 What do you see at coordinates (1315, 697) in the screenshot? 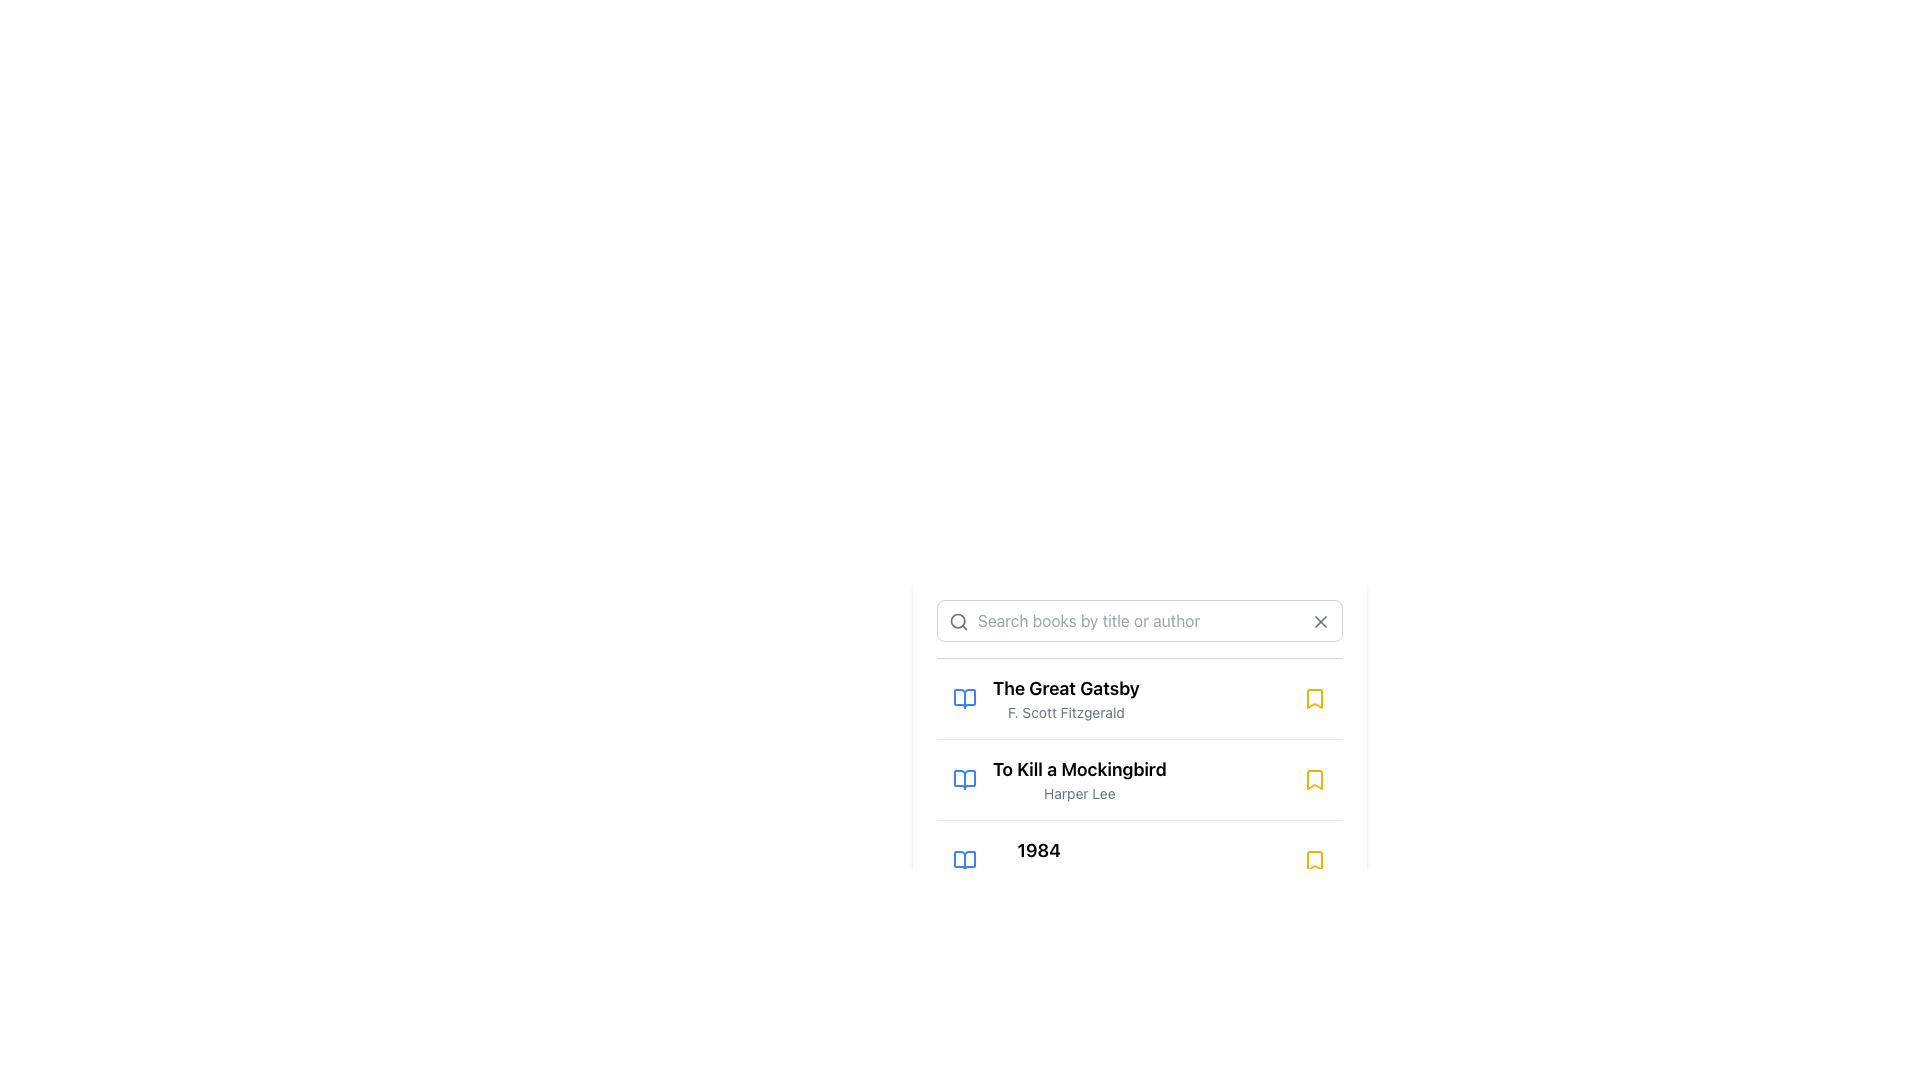
I see `the bookmark icon` at bounding box center [1315, 697].